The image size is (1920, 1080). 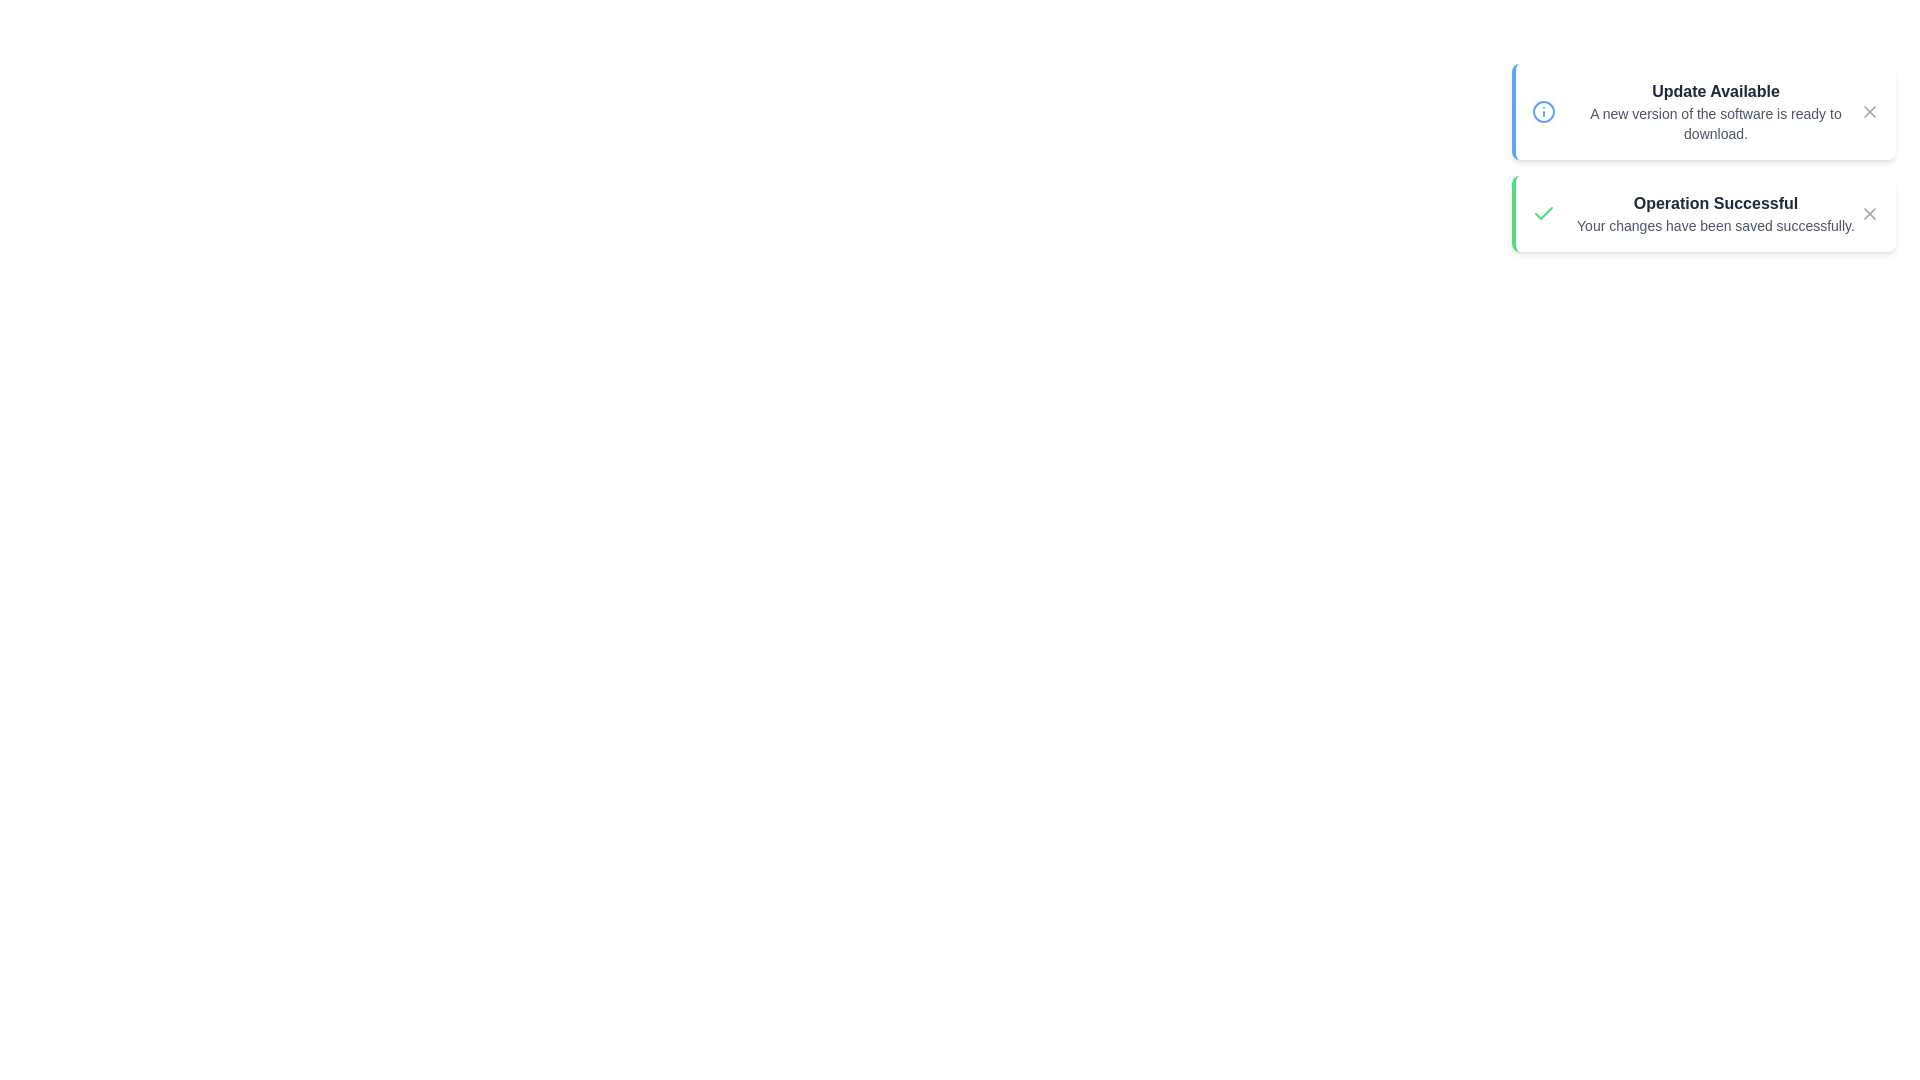 What do you see at coordinates (1543, 213) in the screenshot?
I see `icon that serves as a visual indicator for successful operation, located within the lower notification box next to the message 'Operation Successful'` at bounding box center [1543, 213].